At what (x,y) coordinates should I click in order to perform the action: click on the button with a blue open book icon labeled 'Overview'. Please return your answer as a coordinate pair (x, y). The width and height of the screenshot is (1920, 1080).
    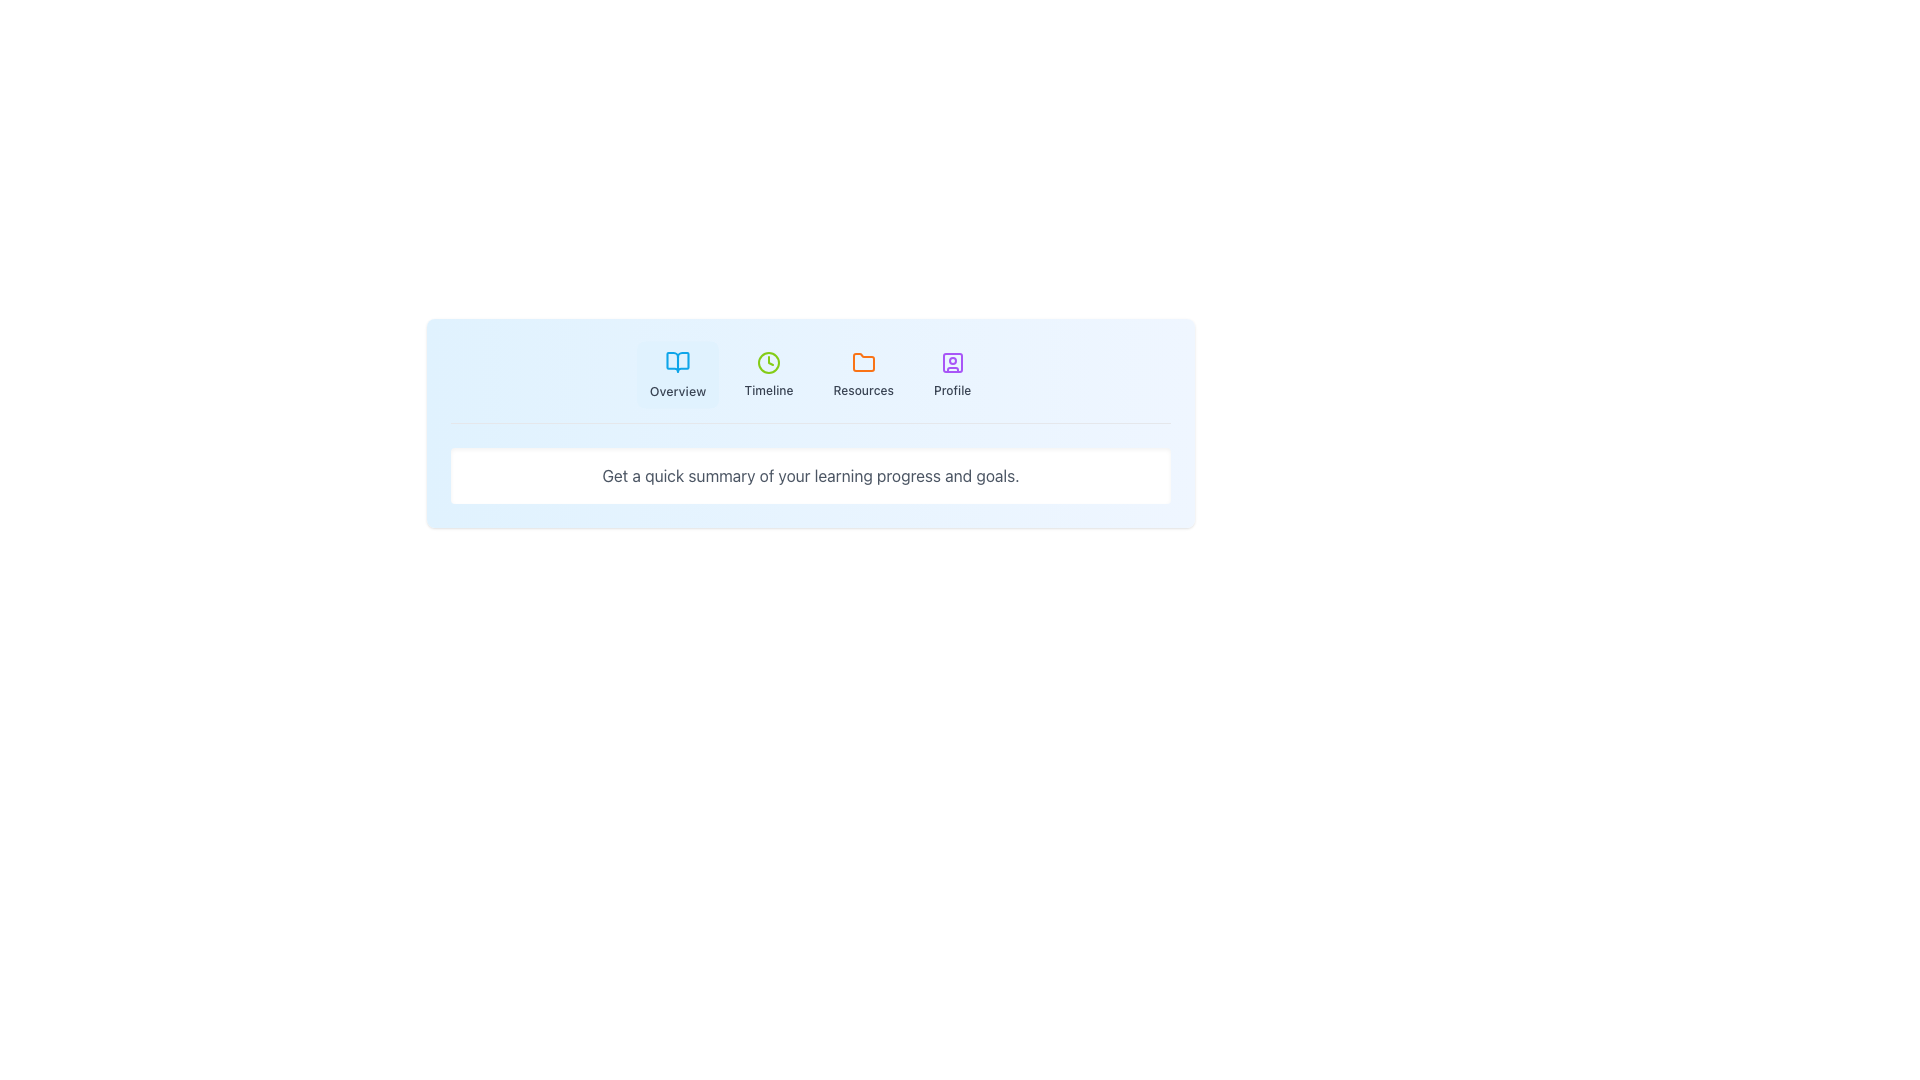
    Looking at the image, I should click on (677, 374).